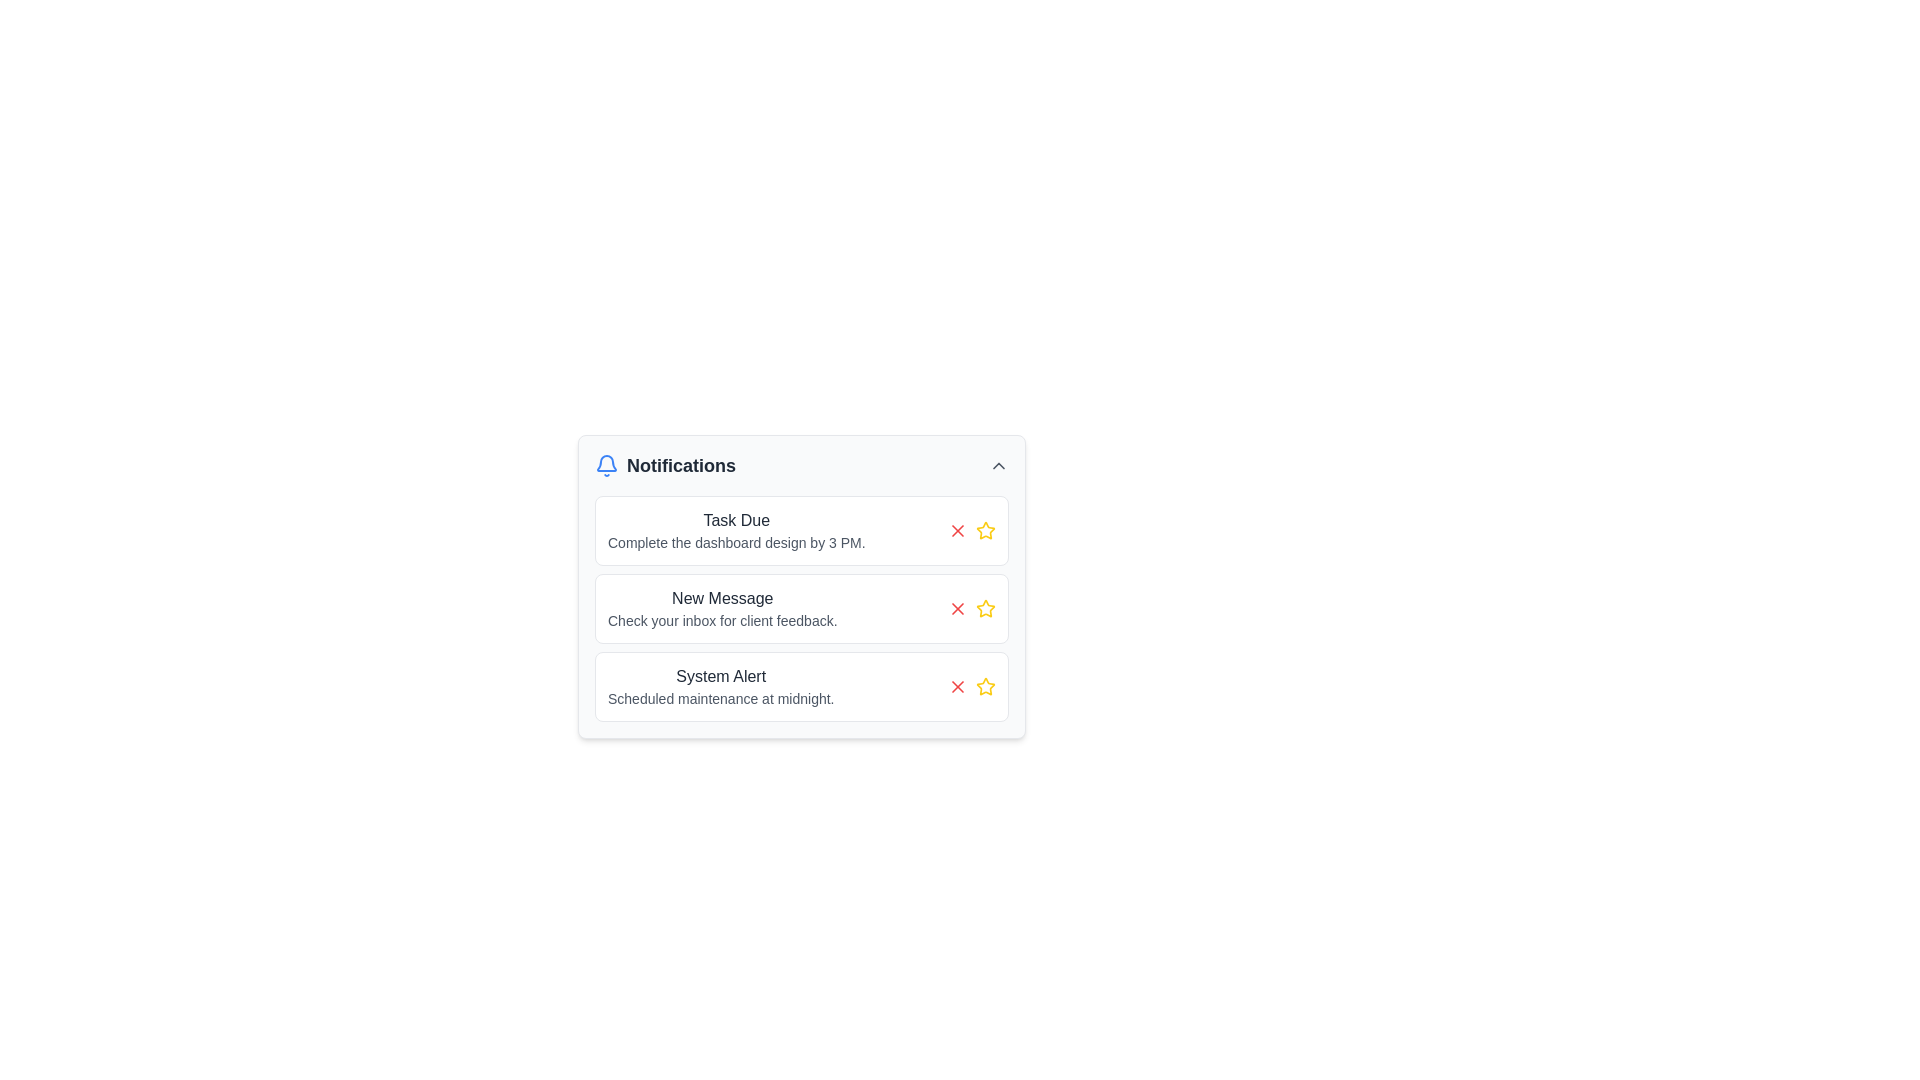 The image size is (1920, 1080). What do you see at coordinates (721, 620) in the screenshot?
I see `static Text Label providing additional context for 'New Message', located below the title and centered in the notifications list` at bounding box center [721, 620].